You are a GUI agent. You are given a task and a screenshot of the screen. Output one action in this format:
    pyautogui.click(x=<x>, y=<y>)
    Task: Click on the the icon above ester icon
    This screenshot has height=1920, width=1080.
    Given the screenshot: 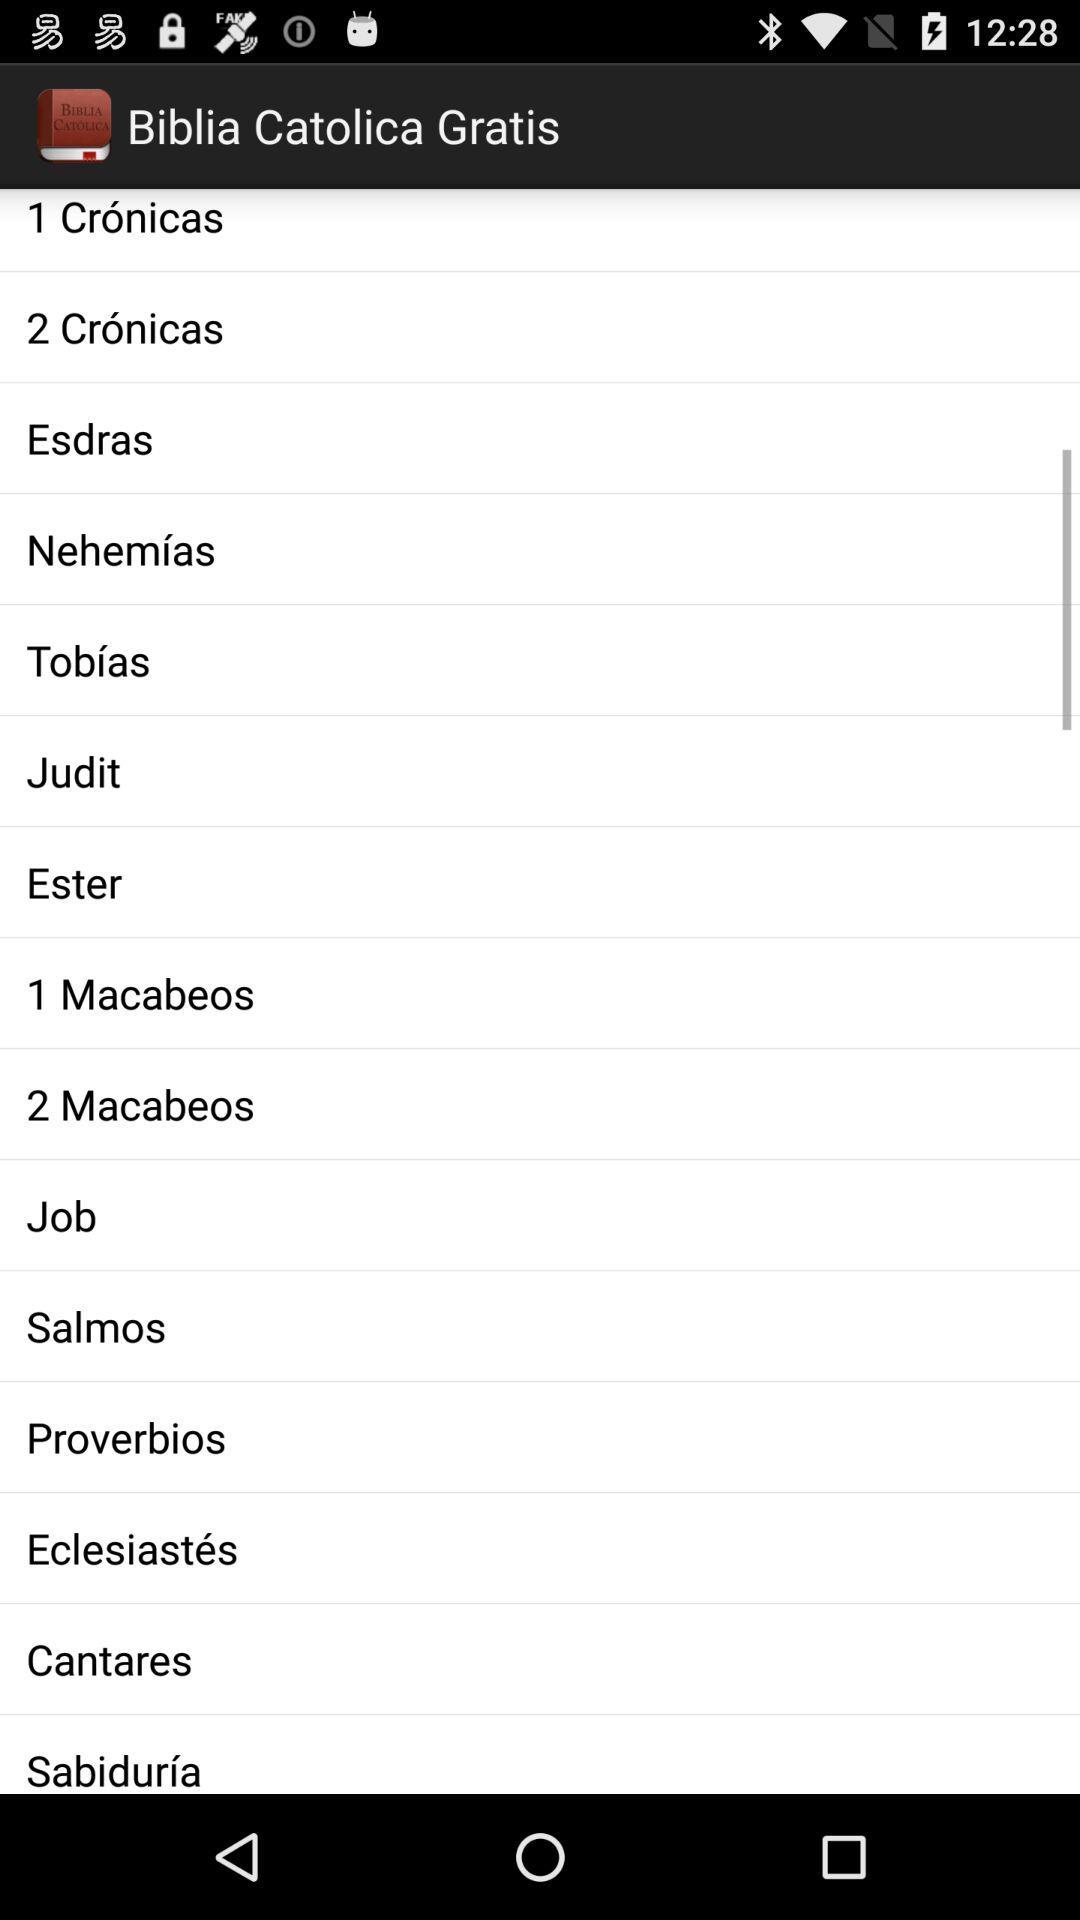 What is the action you would take?
    pyautogui.click(x=540, y=770)
    